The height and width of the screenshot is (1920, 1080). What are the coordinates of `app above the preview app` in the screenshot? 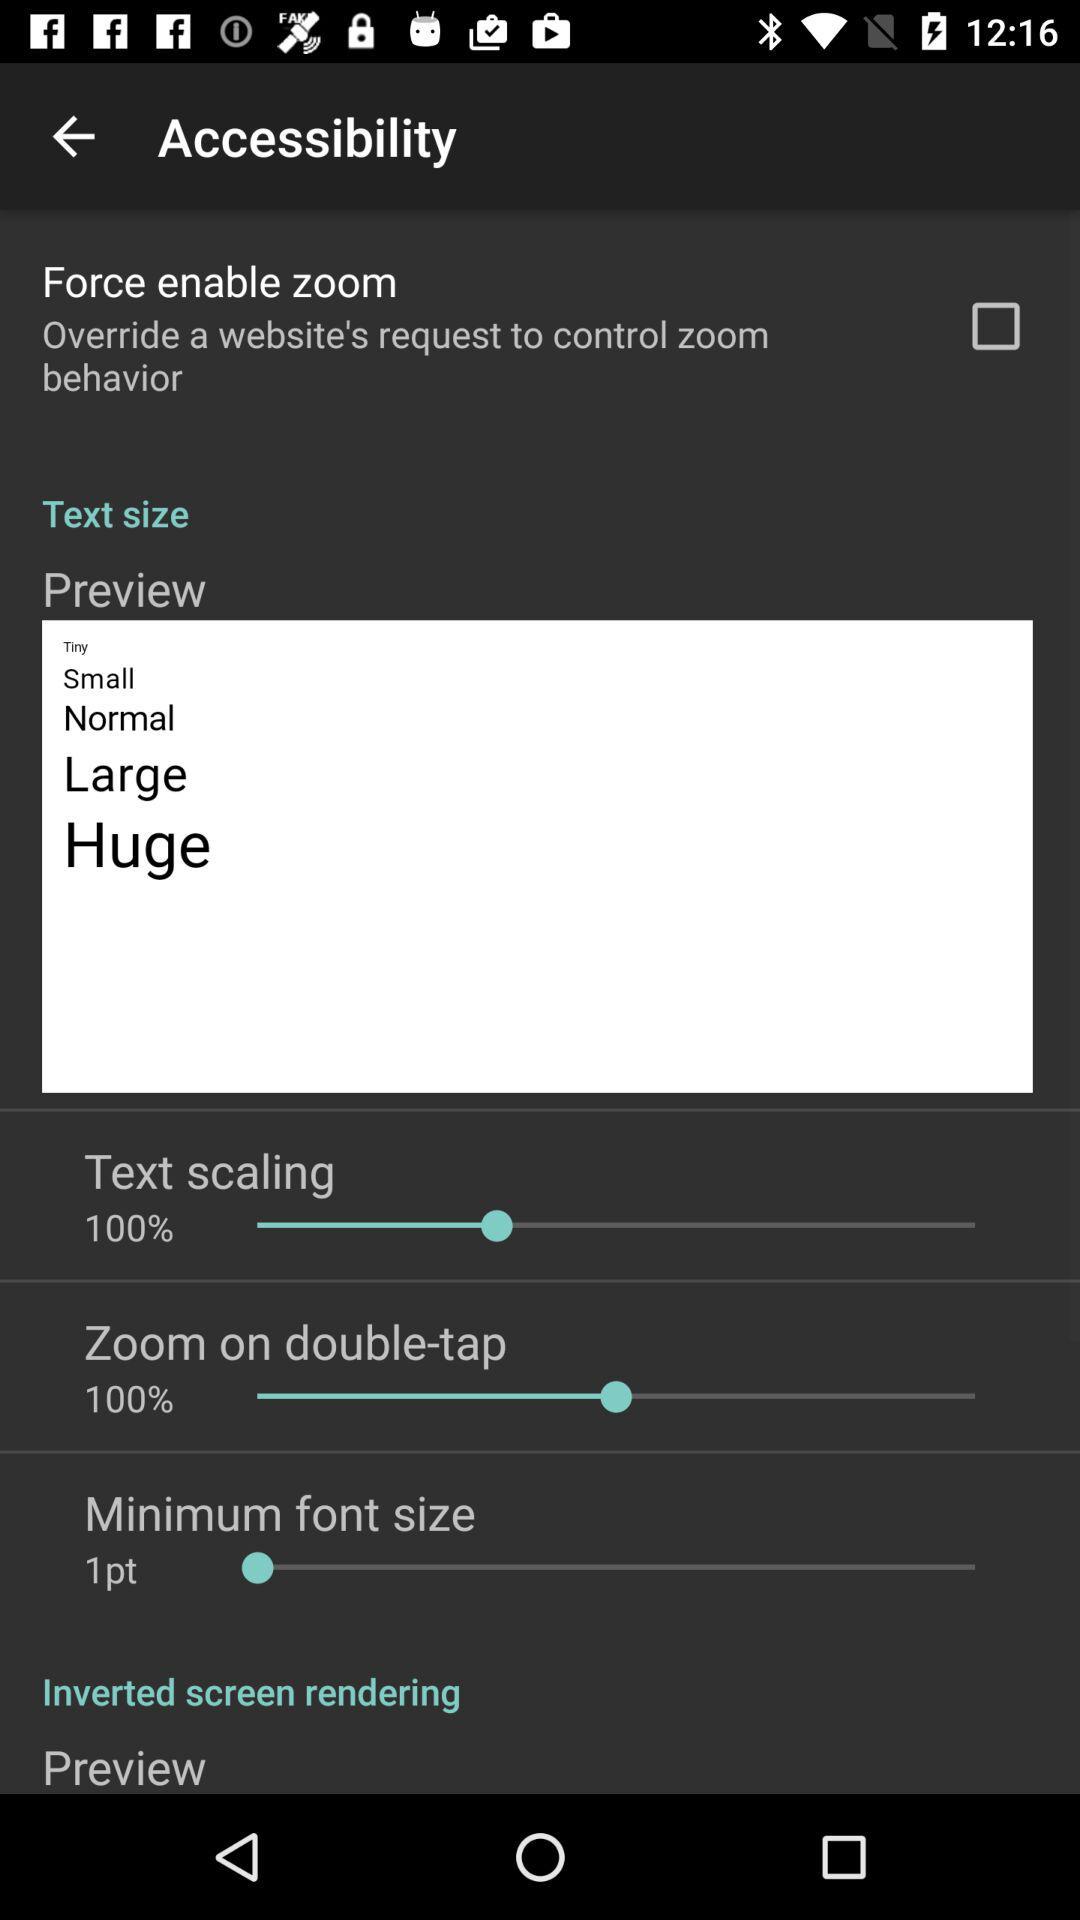 It's located at (540, 1670).